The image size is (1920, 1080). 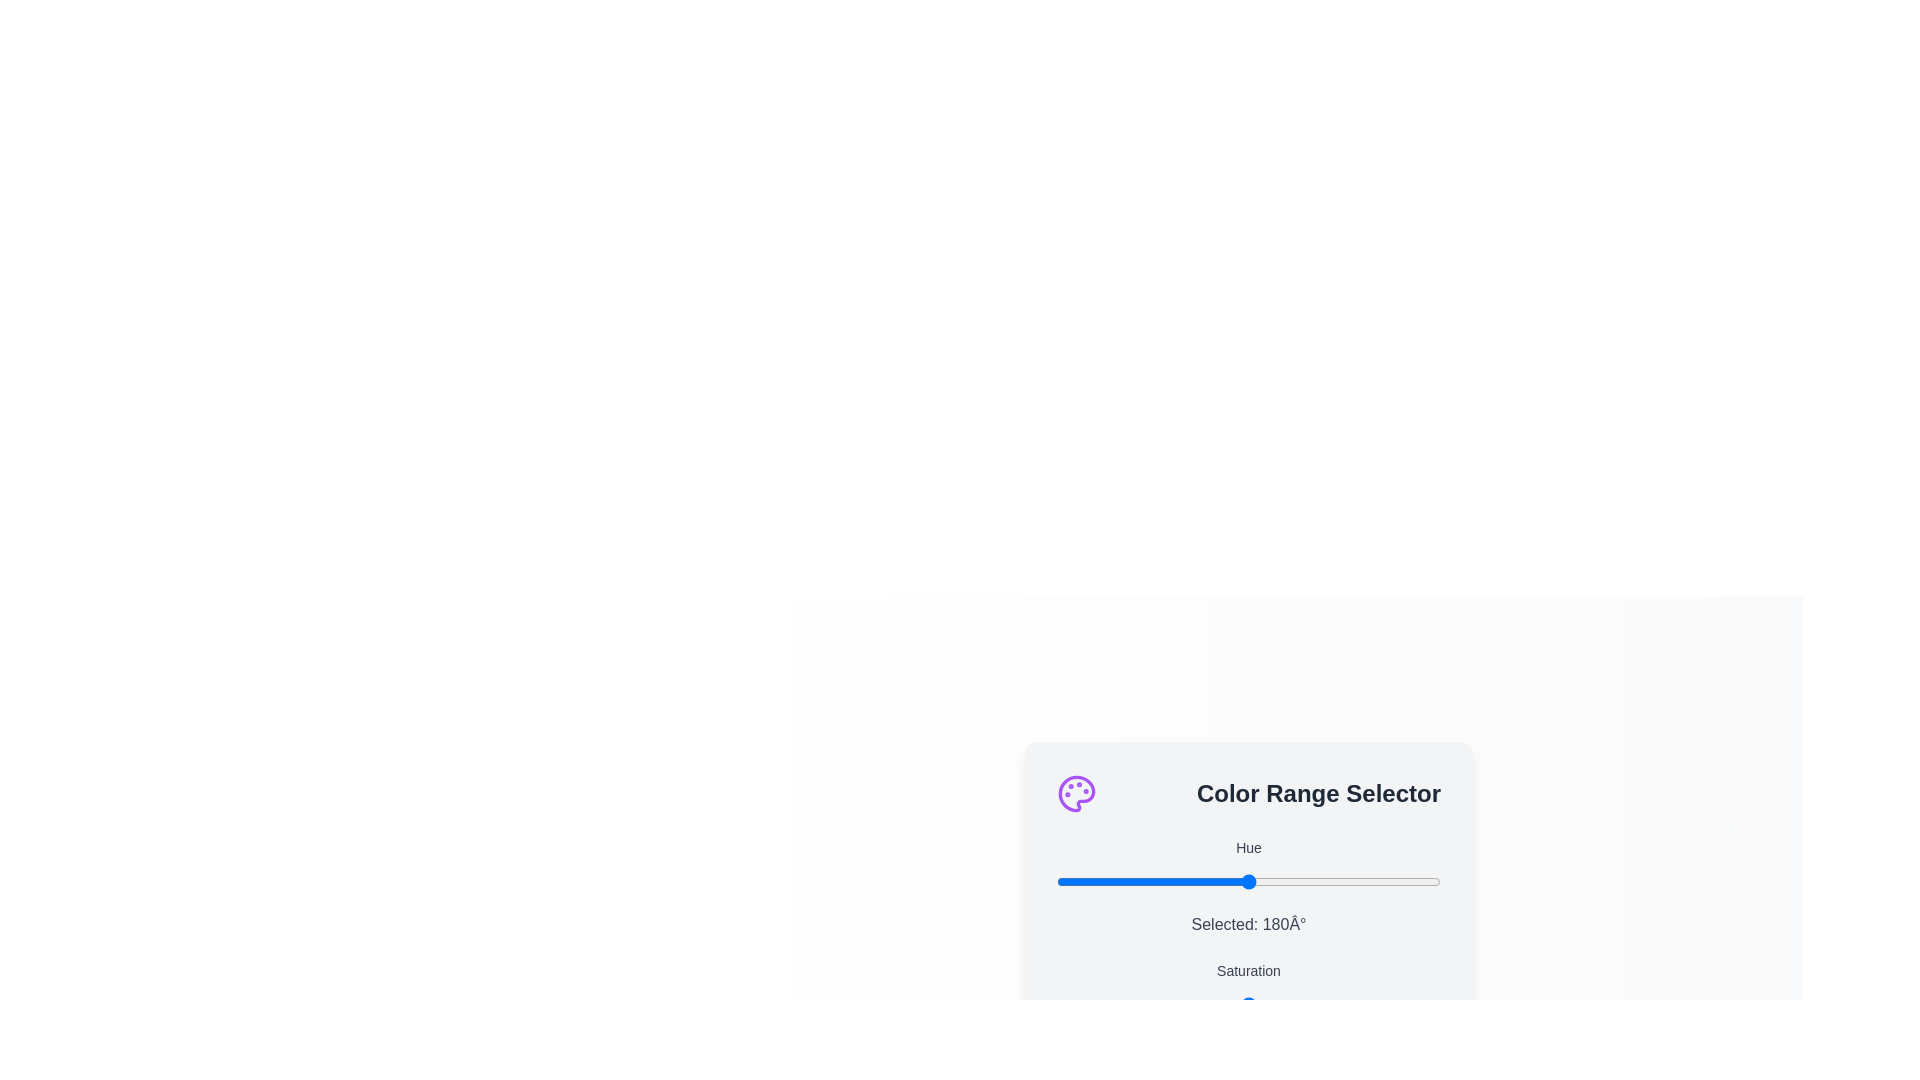 I want to click on the hue value on the slider, so click(x=1073, y=880).